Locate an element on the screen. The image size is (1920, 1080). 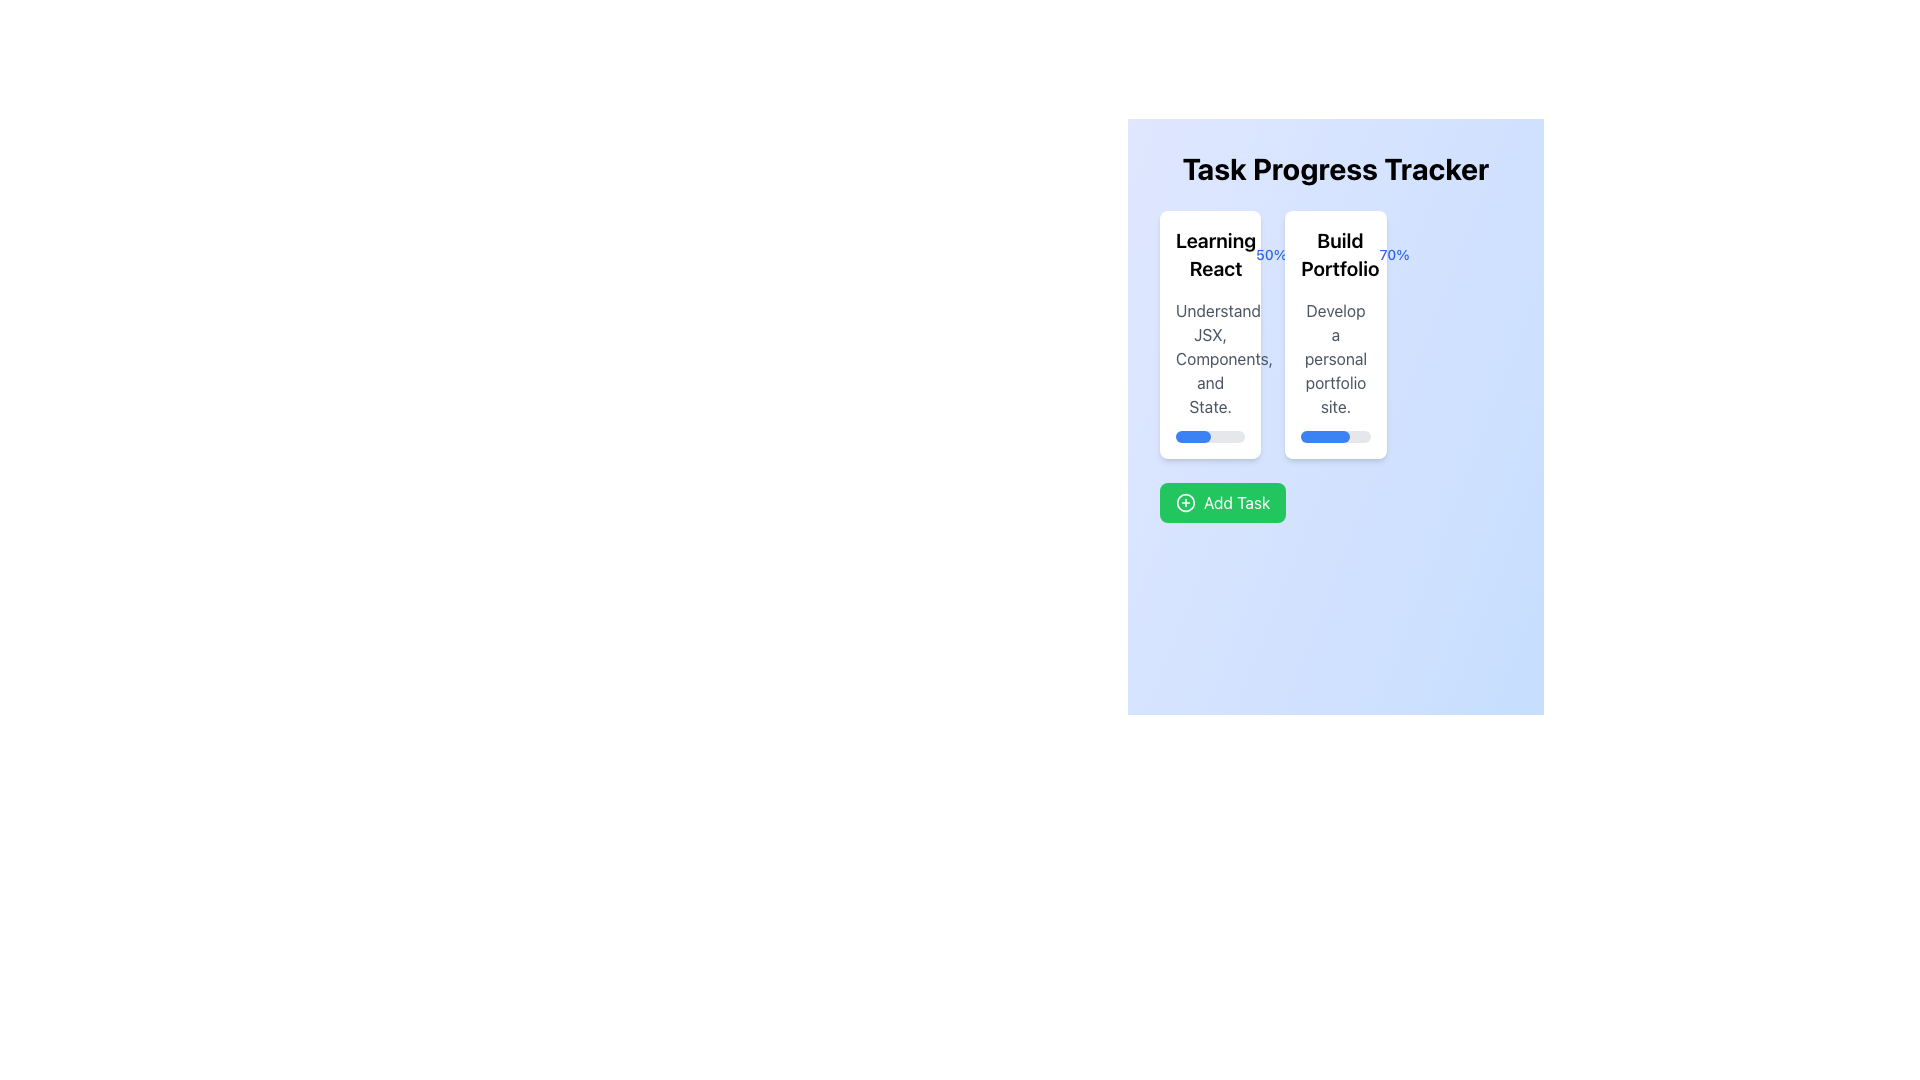
the progress bar located at the bottom of the 'Build Portfolio' task card is located at coordinates (1335, 435).